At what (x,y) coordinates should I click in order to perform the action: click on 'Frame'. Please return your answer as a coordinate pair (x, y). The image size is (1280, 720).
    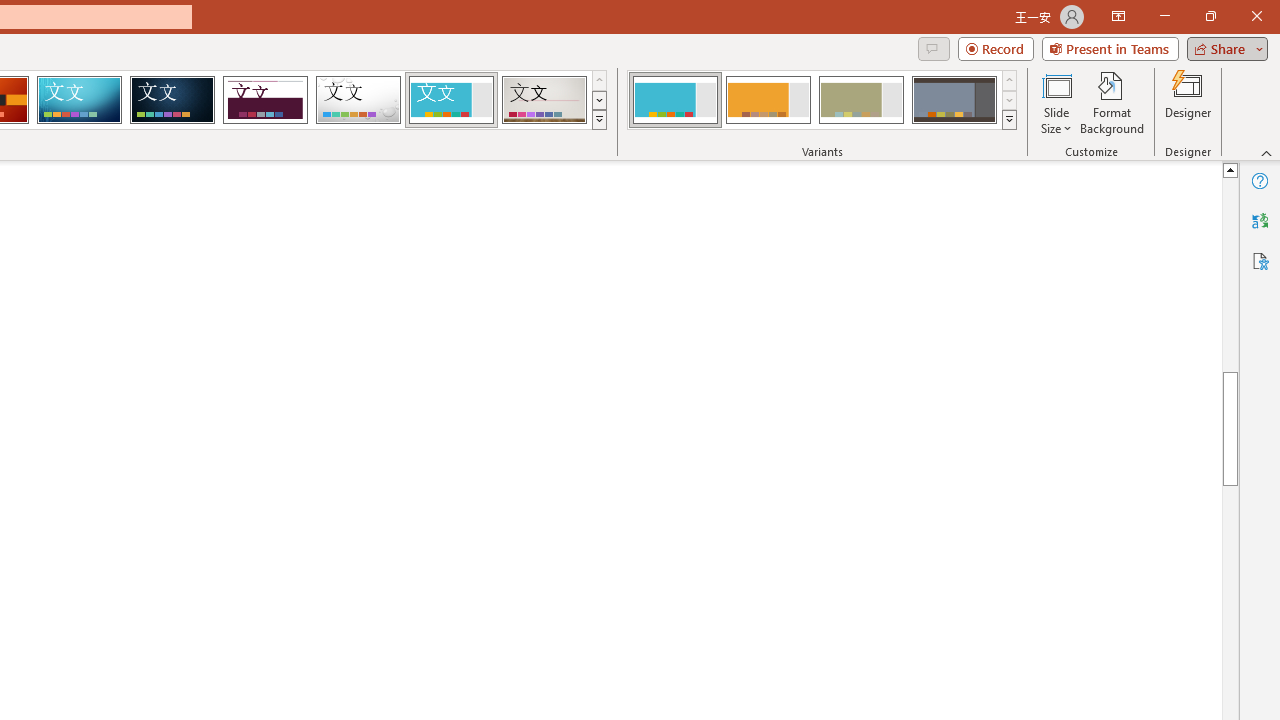
    Looking at the image, I should click on (450, 100).